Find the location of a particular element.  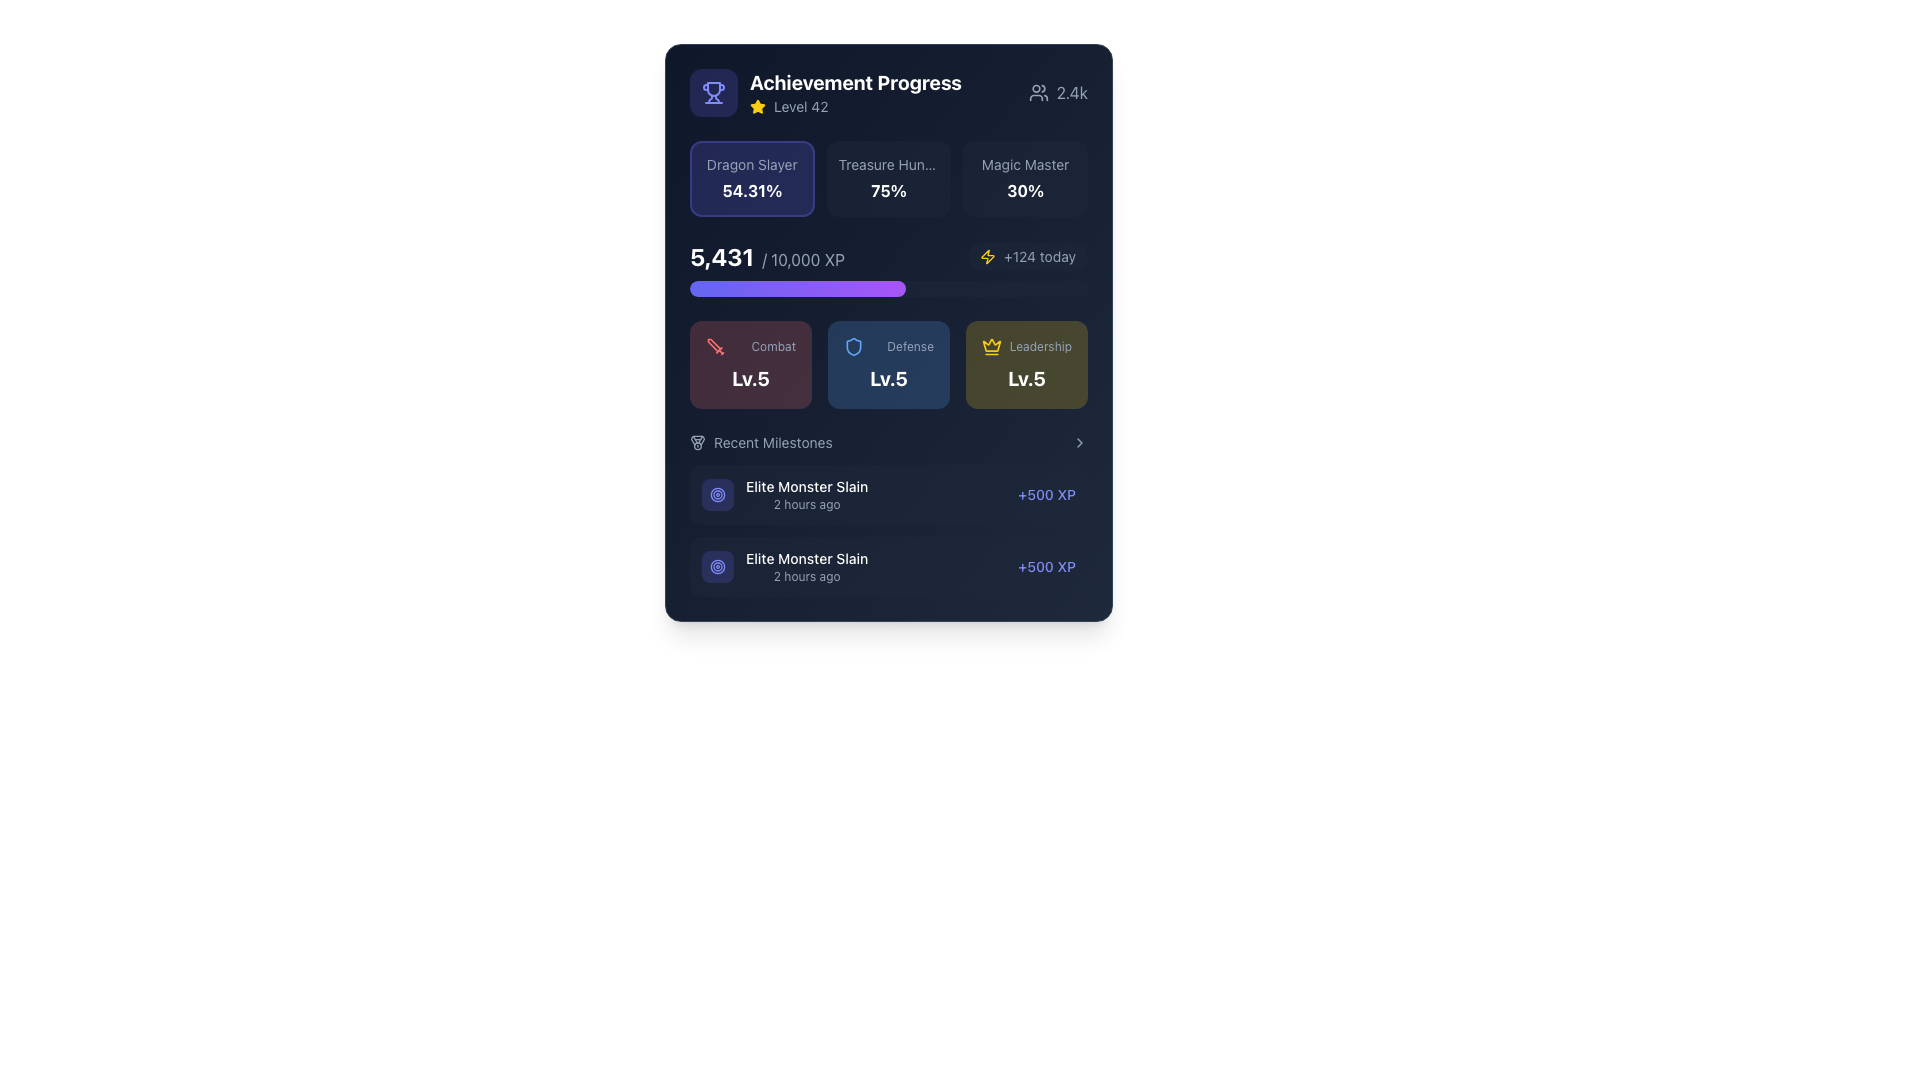

the Text label displaying '2.4k' in light gray color, located at the top right corner of the 'Achievement Progress' card is located at coordinates (1071, 92).